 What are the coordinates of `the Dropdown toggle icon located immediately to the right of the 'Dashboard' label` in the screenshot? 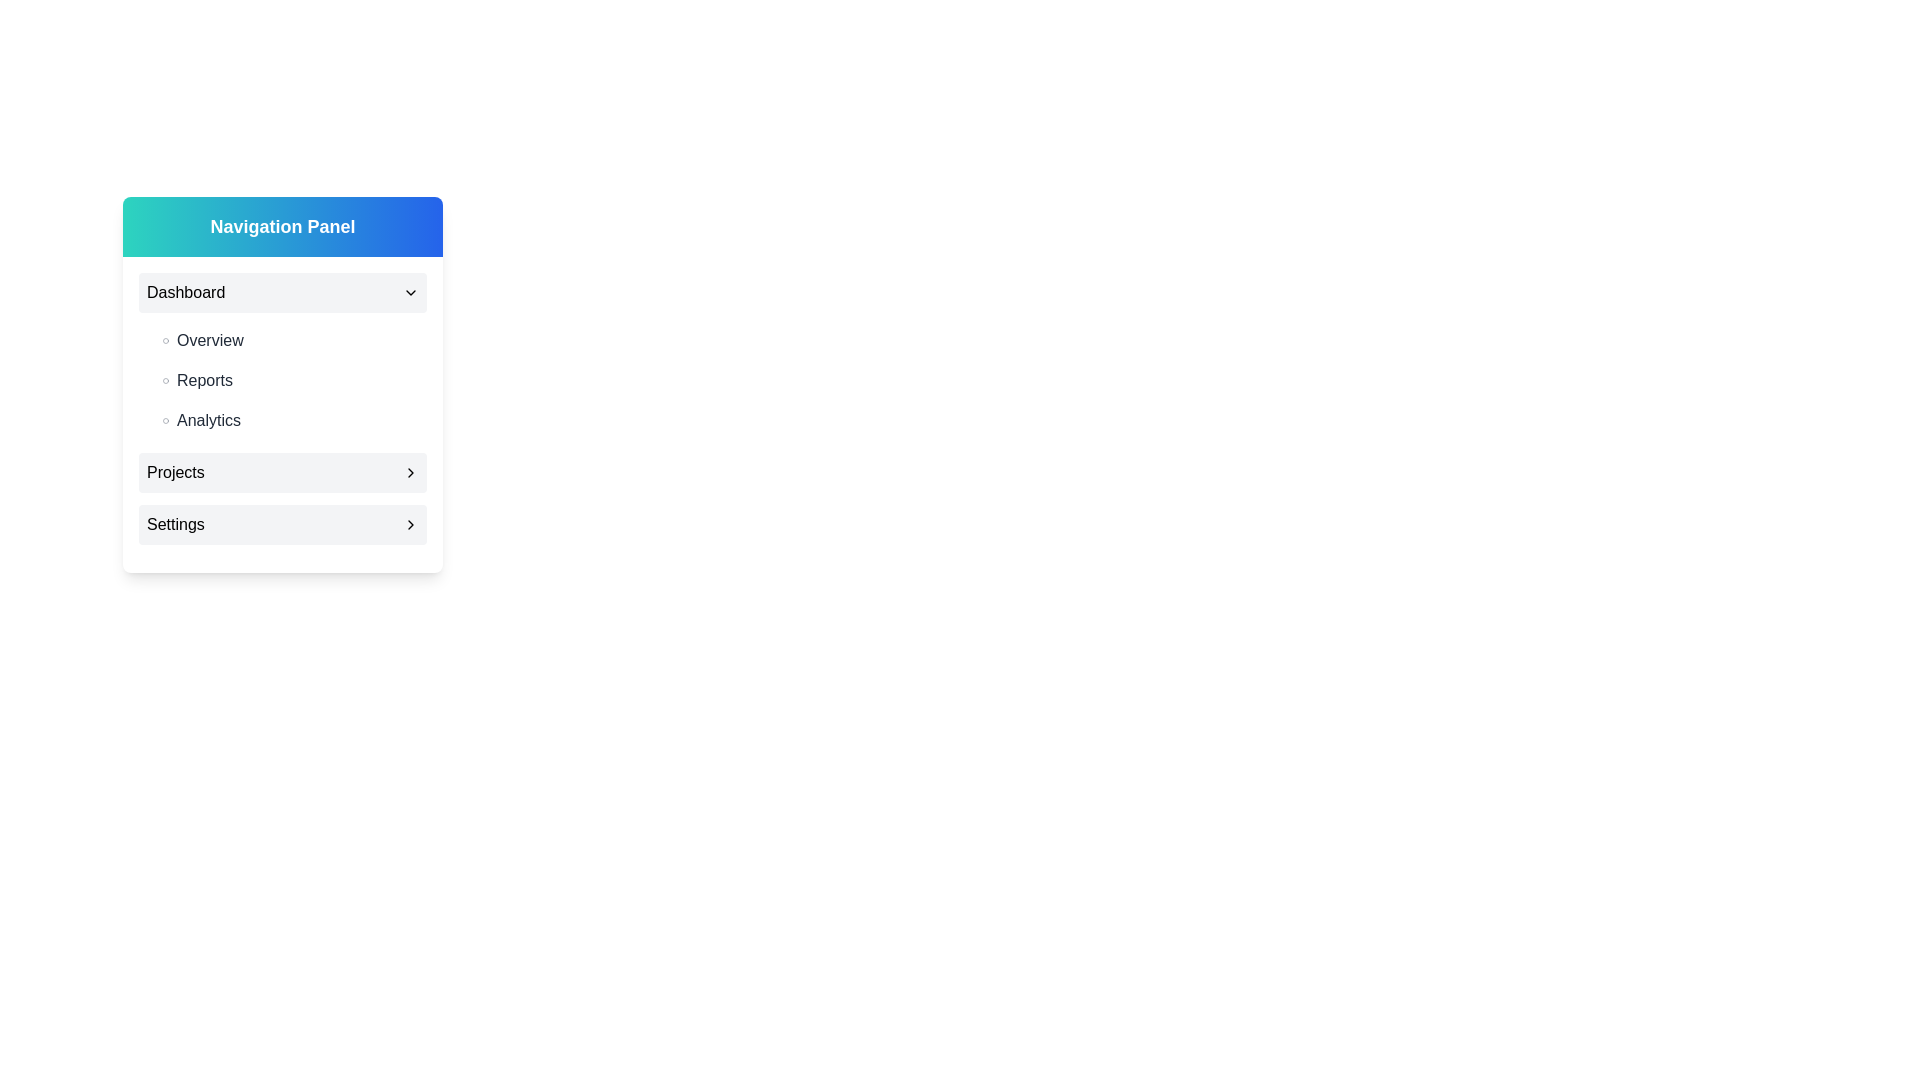 It's located at (410, 293).